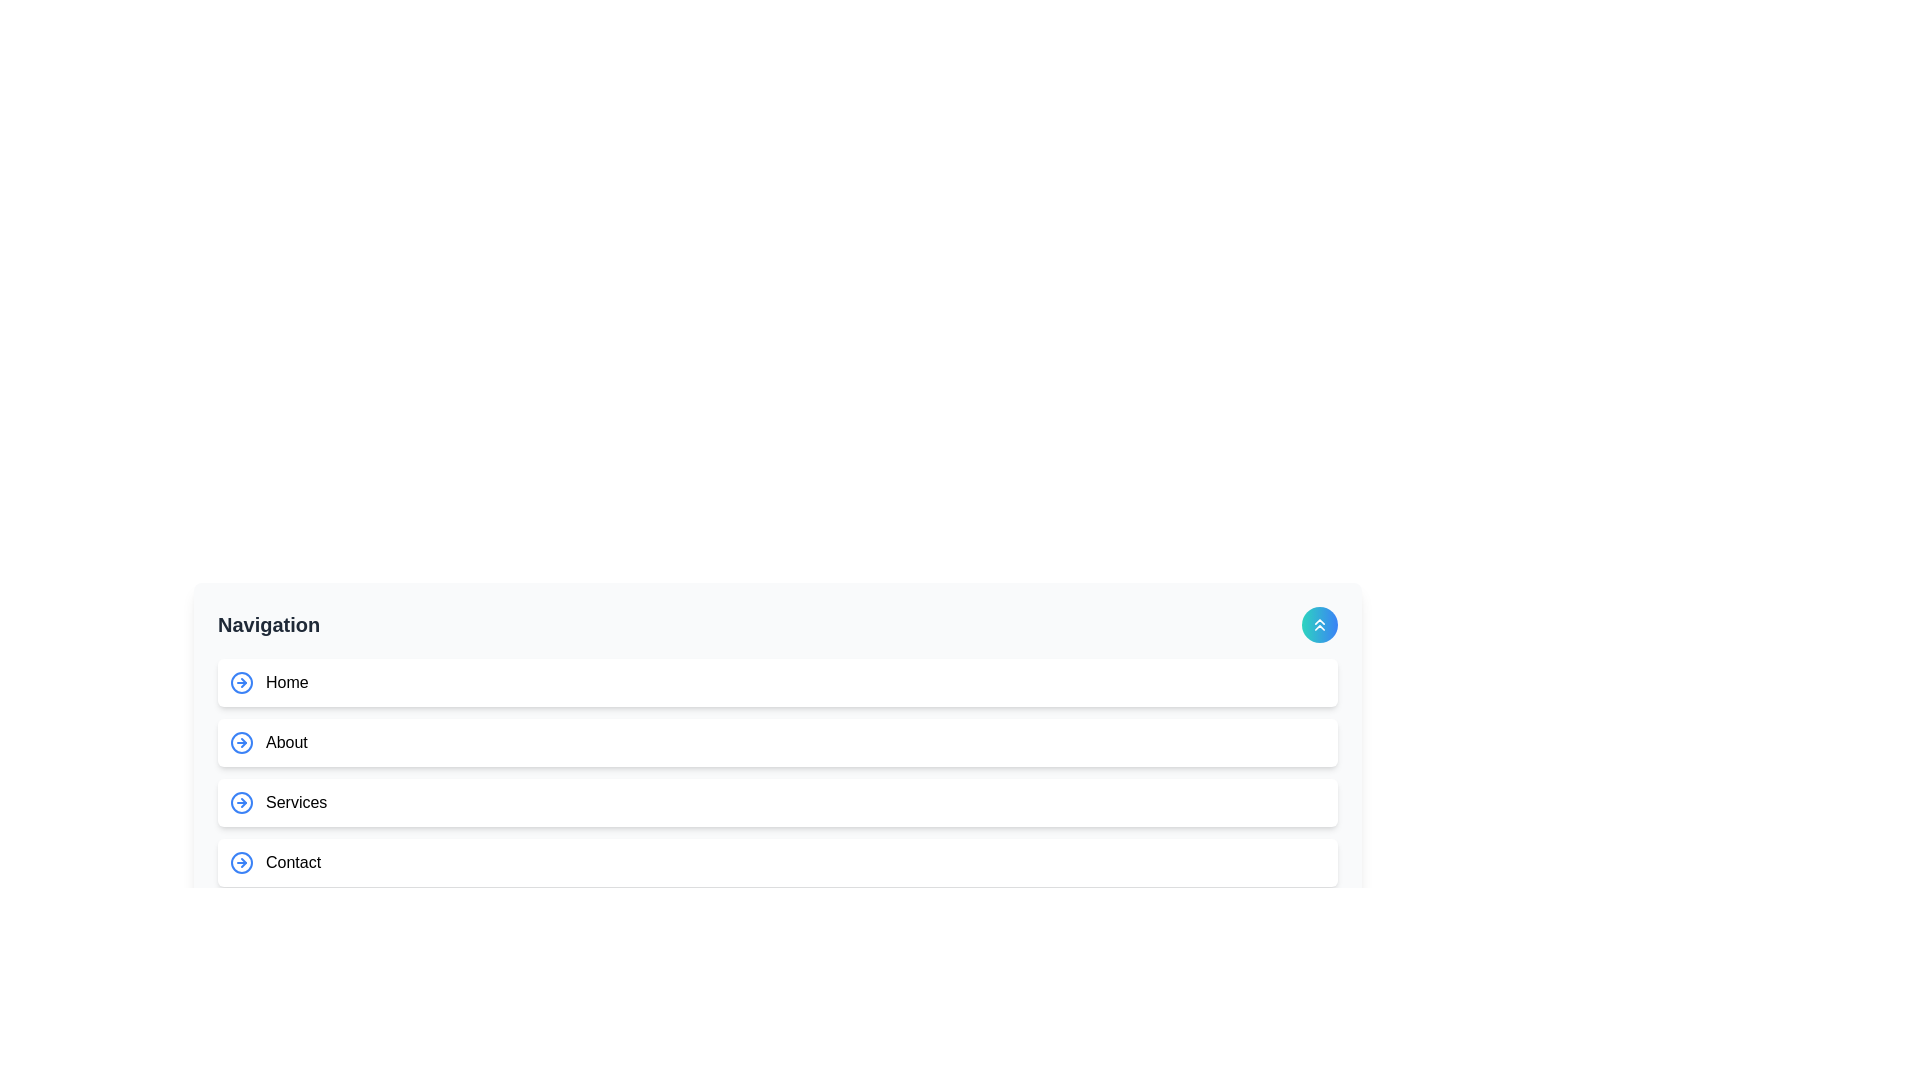  What do you see at coordinates (240, 743) in the screenshot?
I see `the circular icon with a blue outline within the arrow icon next to the 'About' text in the navigation menu` at bounding box center [240, 743].